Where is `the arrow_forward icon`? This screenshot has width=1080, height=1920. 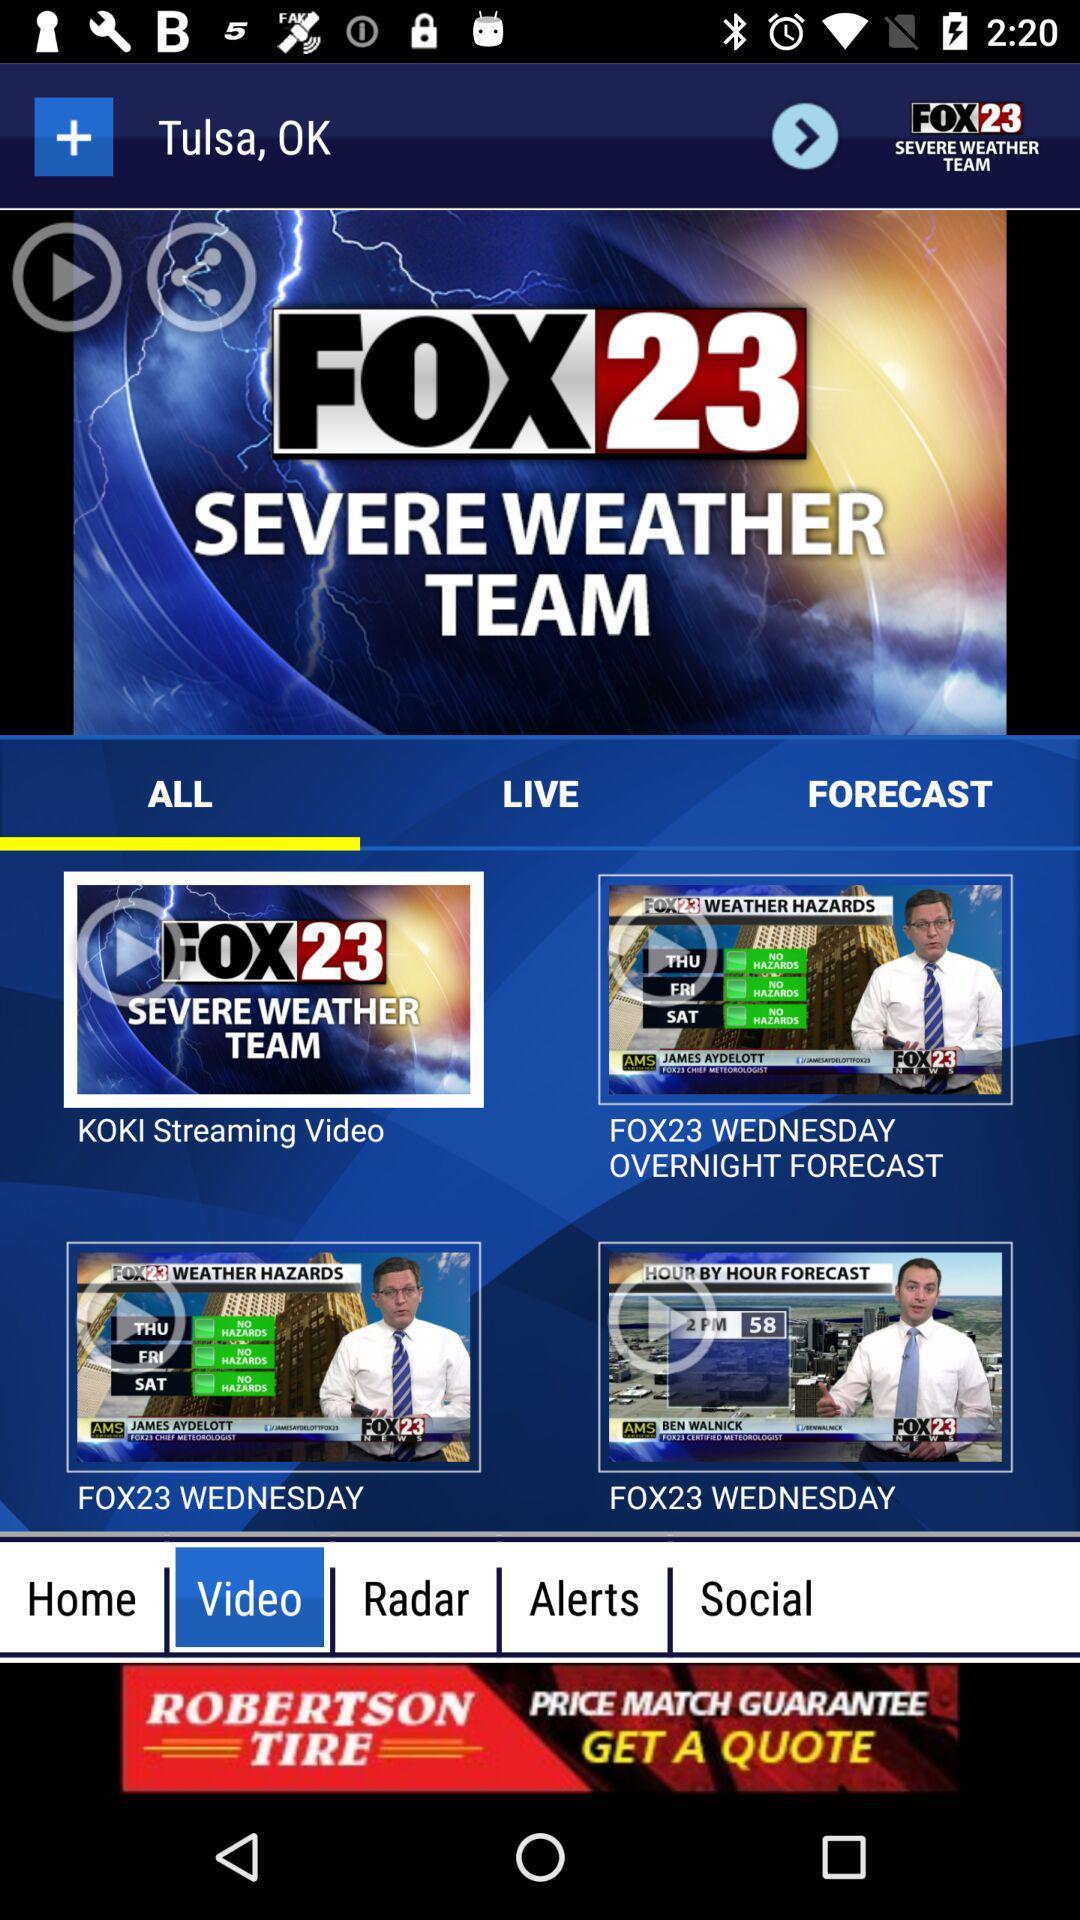
the arrow_forward icon is located at coordinates (804, 135).